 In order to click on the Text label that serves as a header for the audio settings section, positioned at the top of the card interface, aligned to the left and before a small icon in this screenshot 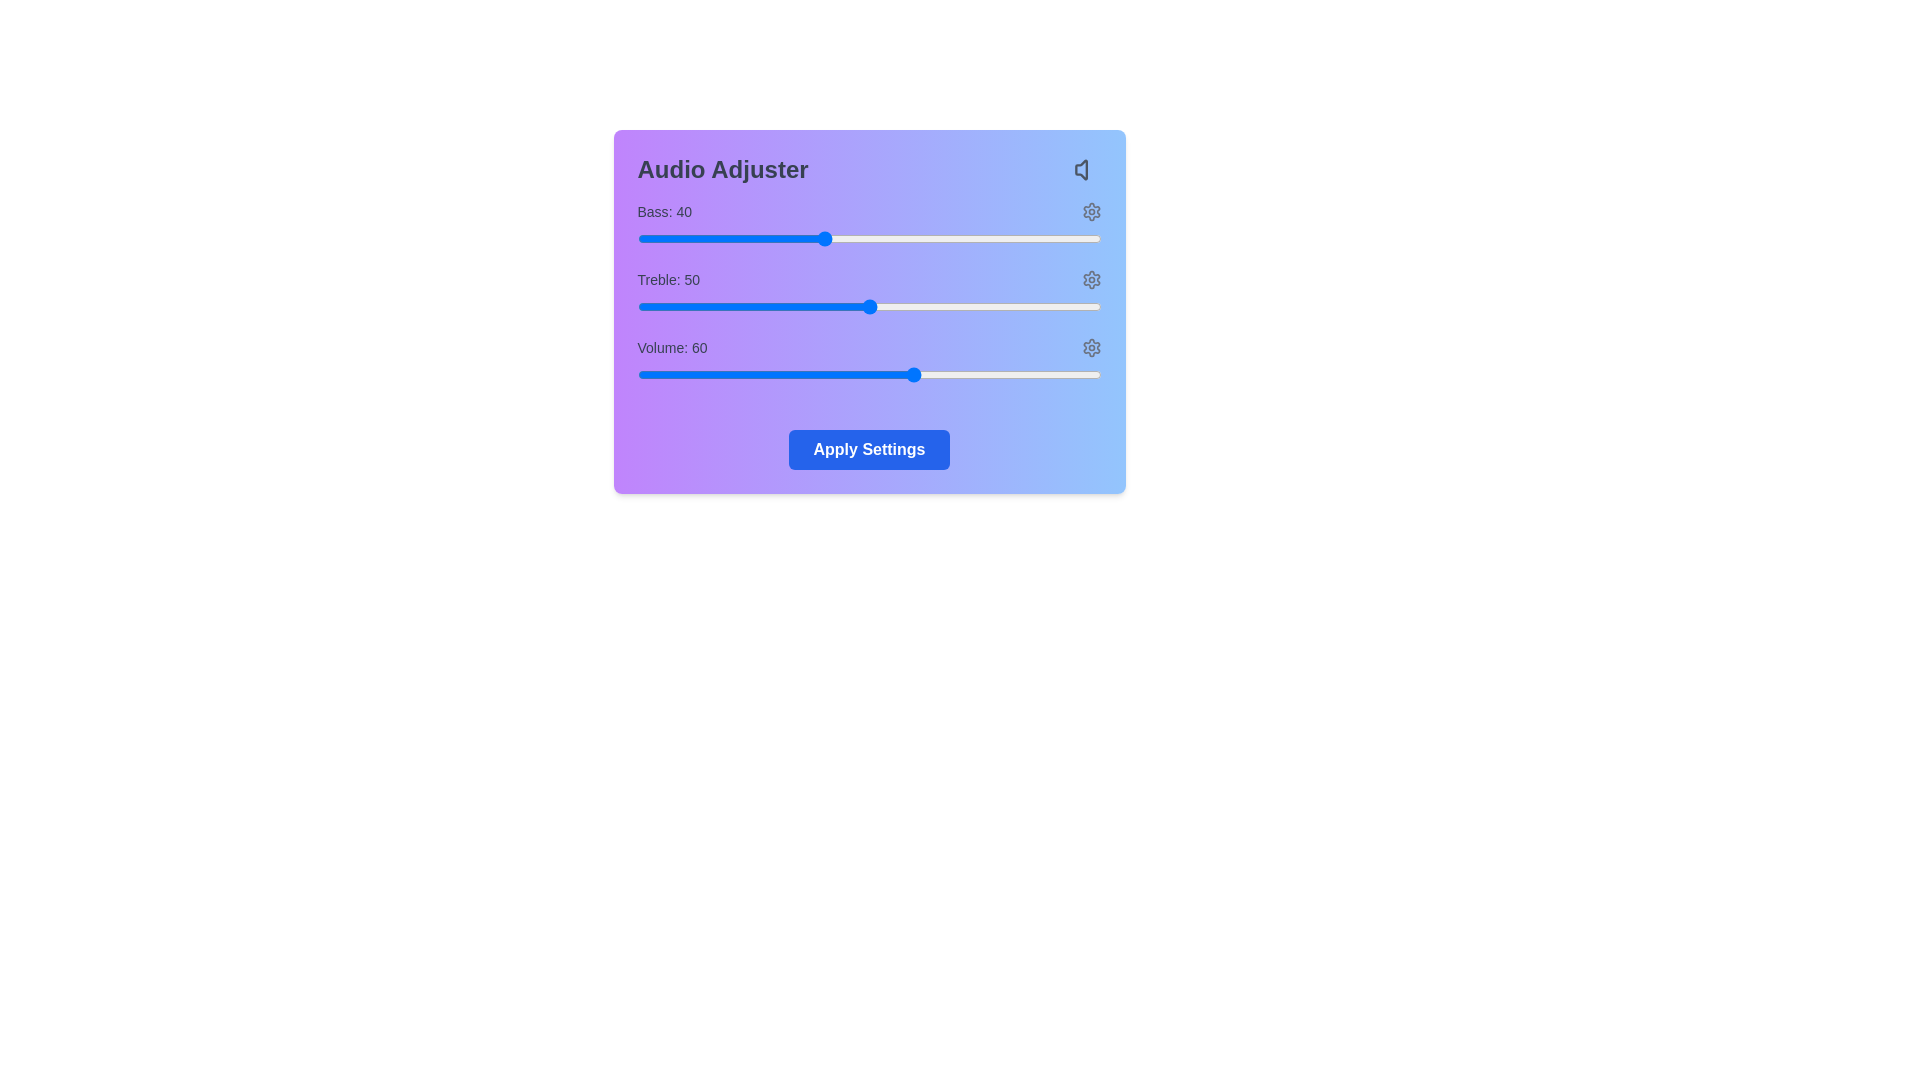, I will do `click(722, 168)`.